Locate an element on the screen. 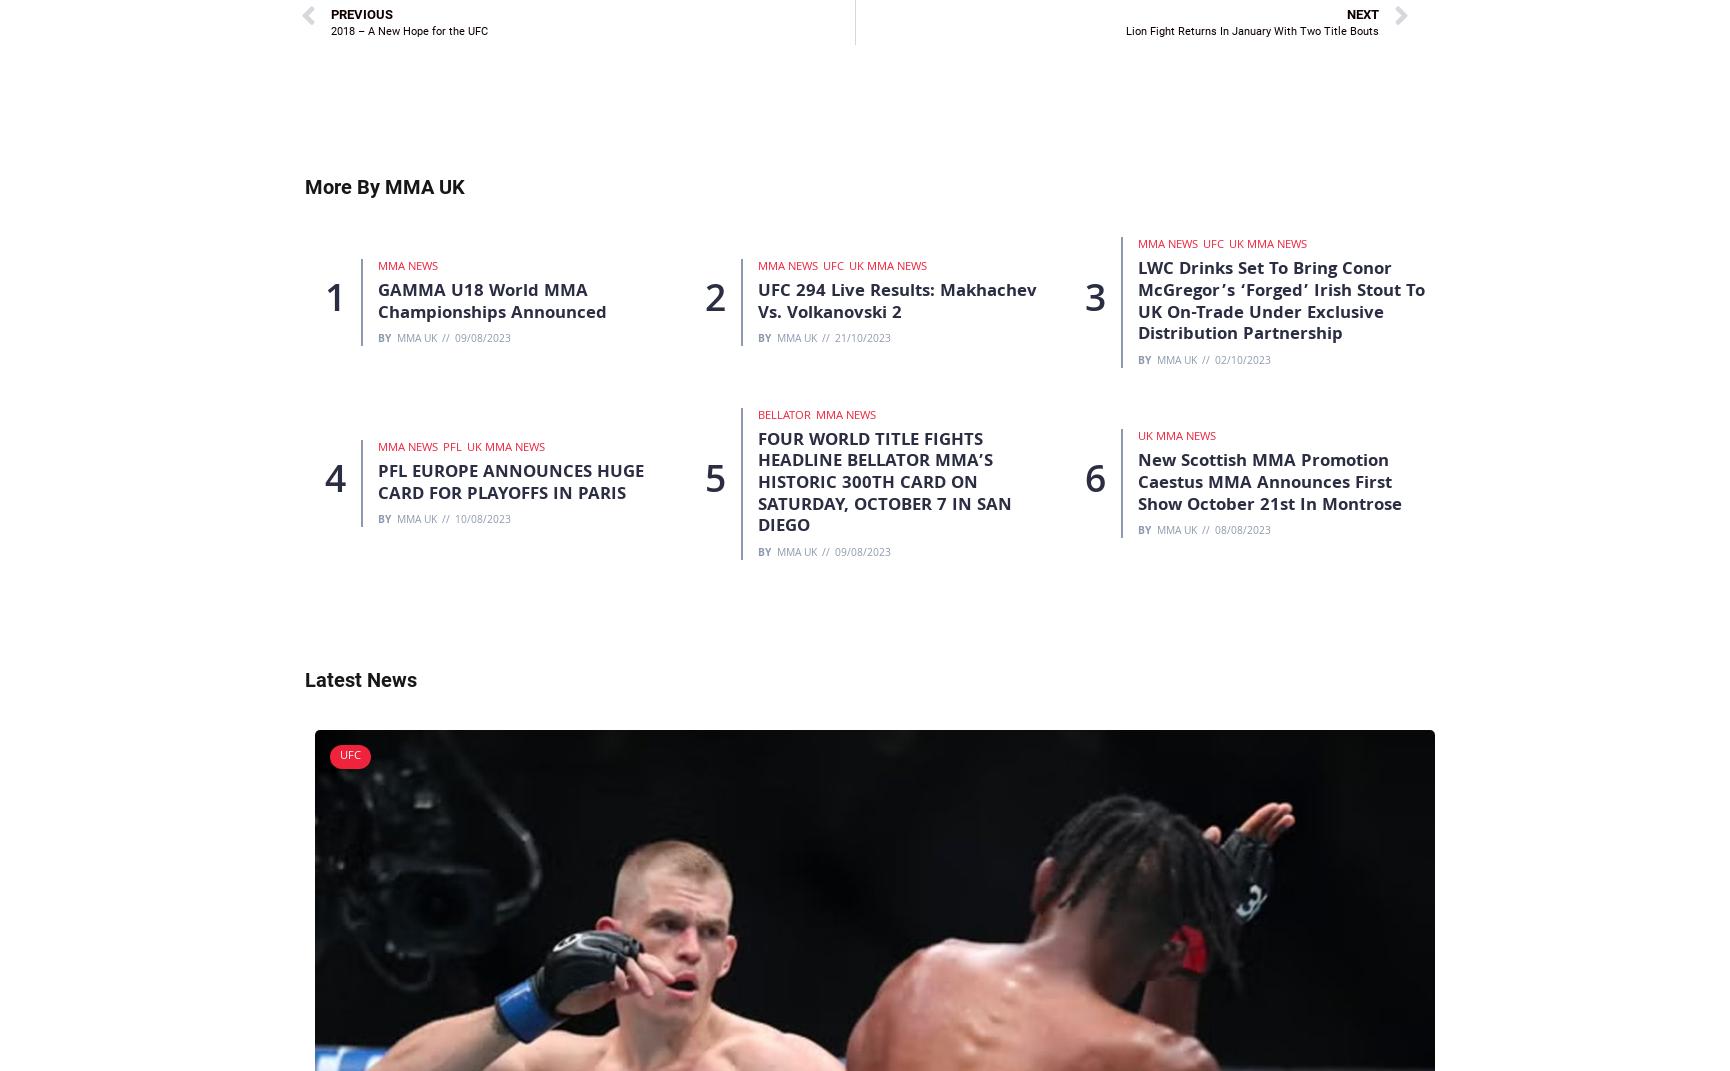 Image resolution: width=1730 pixels, height=1071 pixels. '10/08/2023' is located at coordinates (482, 520).